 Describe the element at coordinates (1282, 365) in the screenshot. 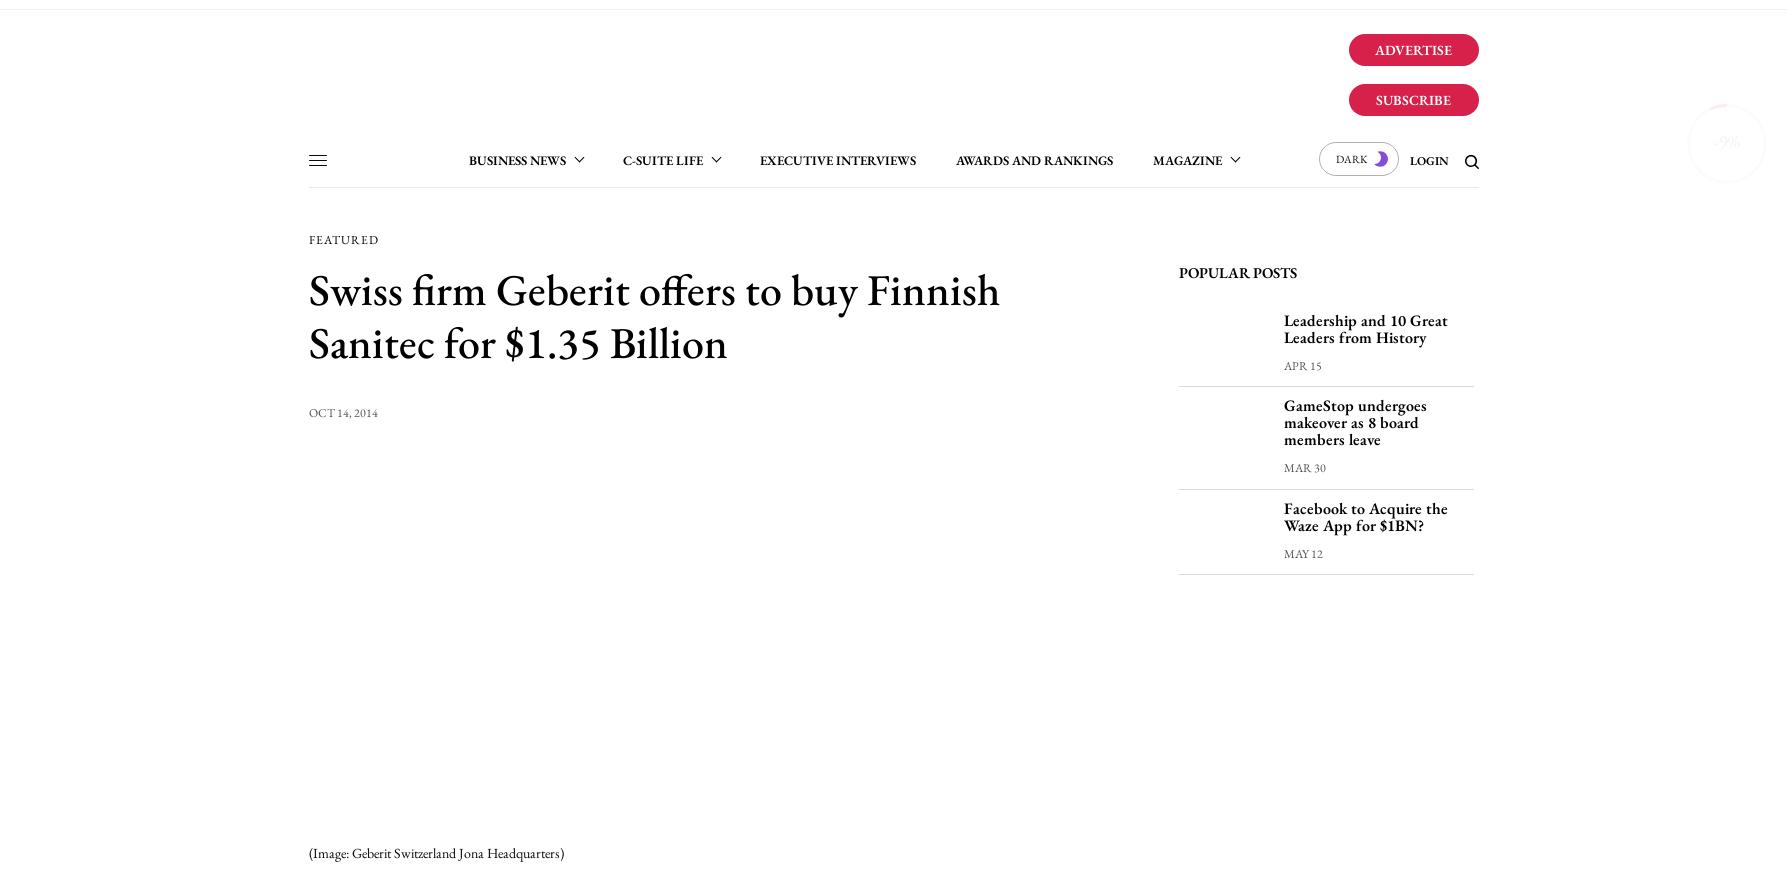

I see `'Apr 15'` at that location.